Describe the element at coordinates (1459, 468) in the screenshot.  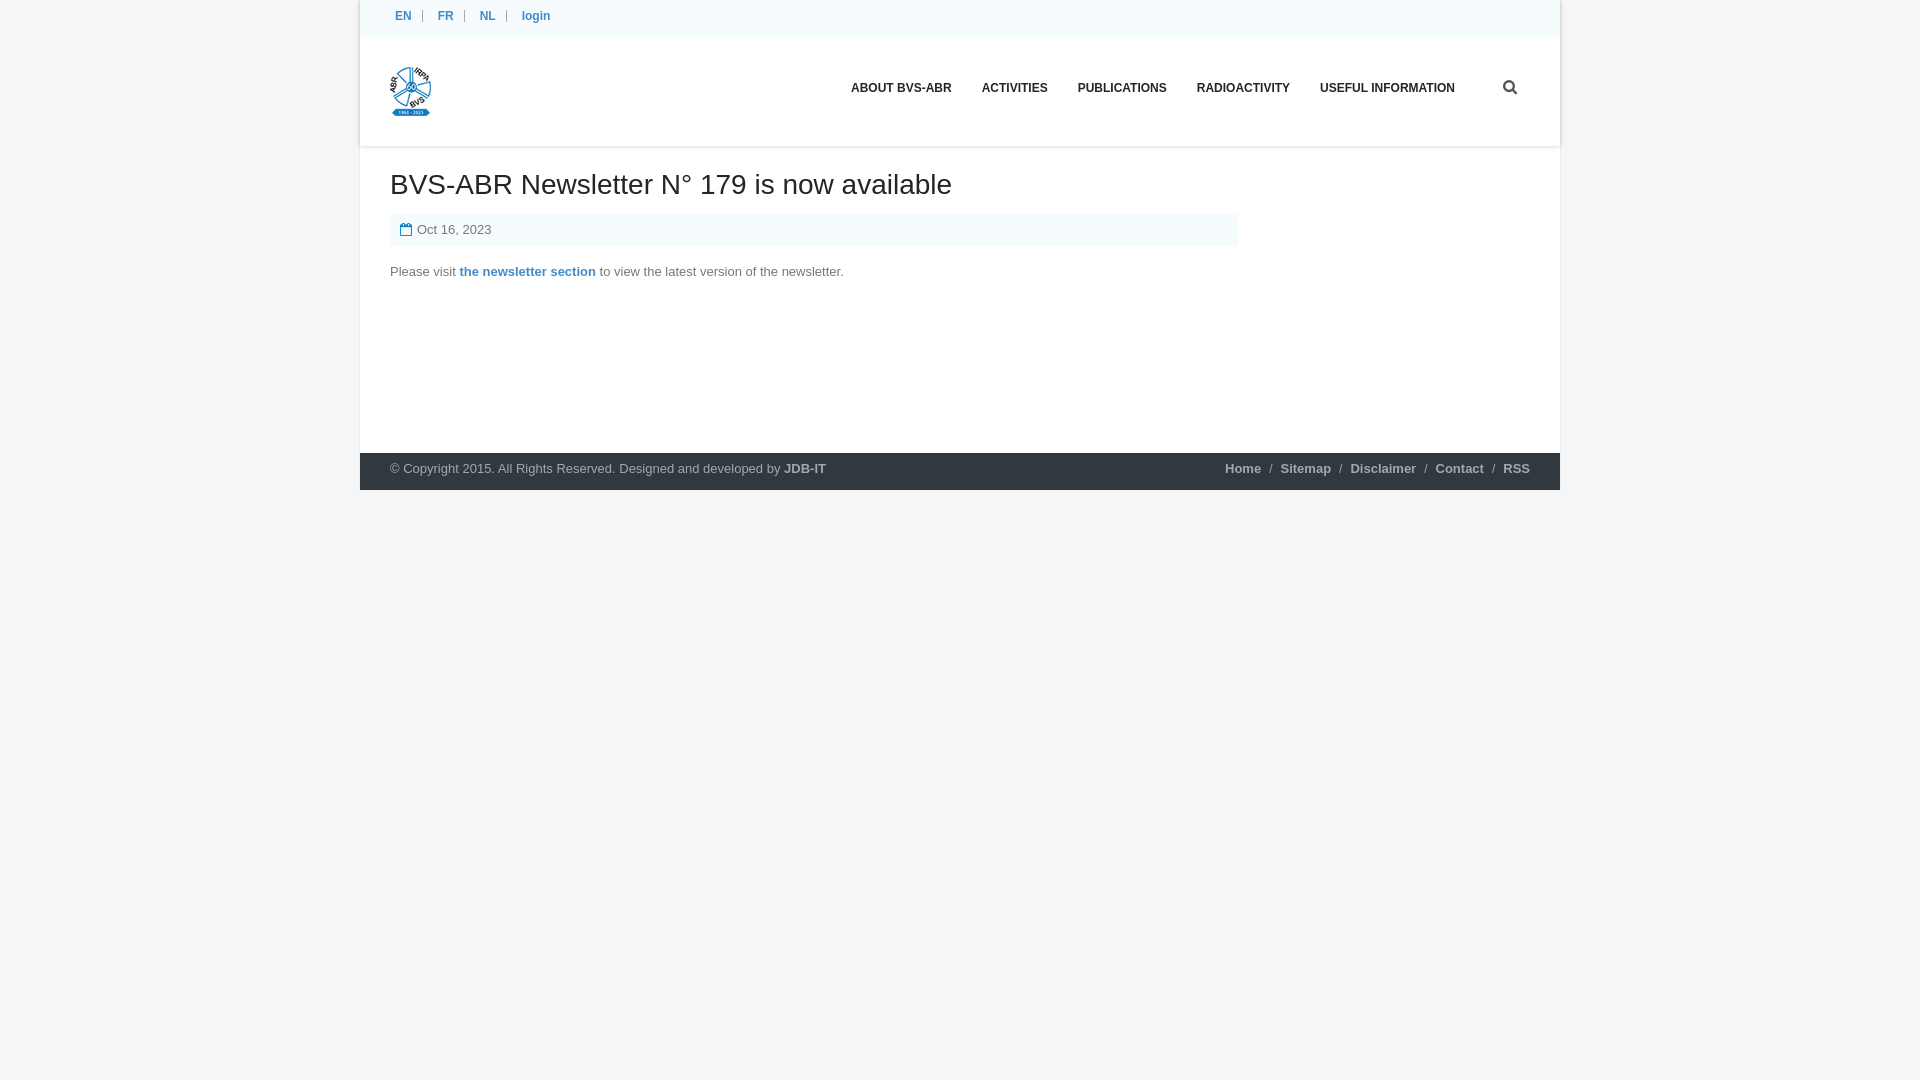
I see `'Contact'` at that location.